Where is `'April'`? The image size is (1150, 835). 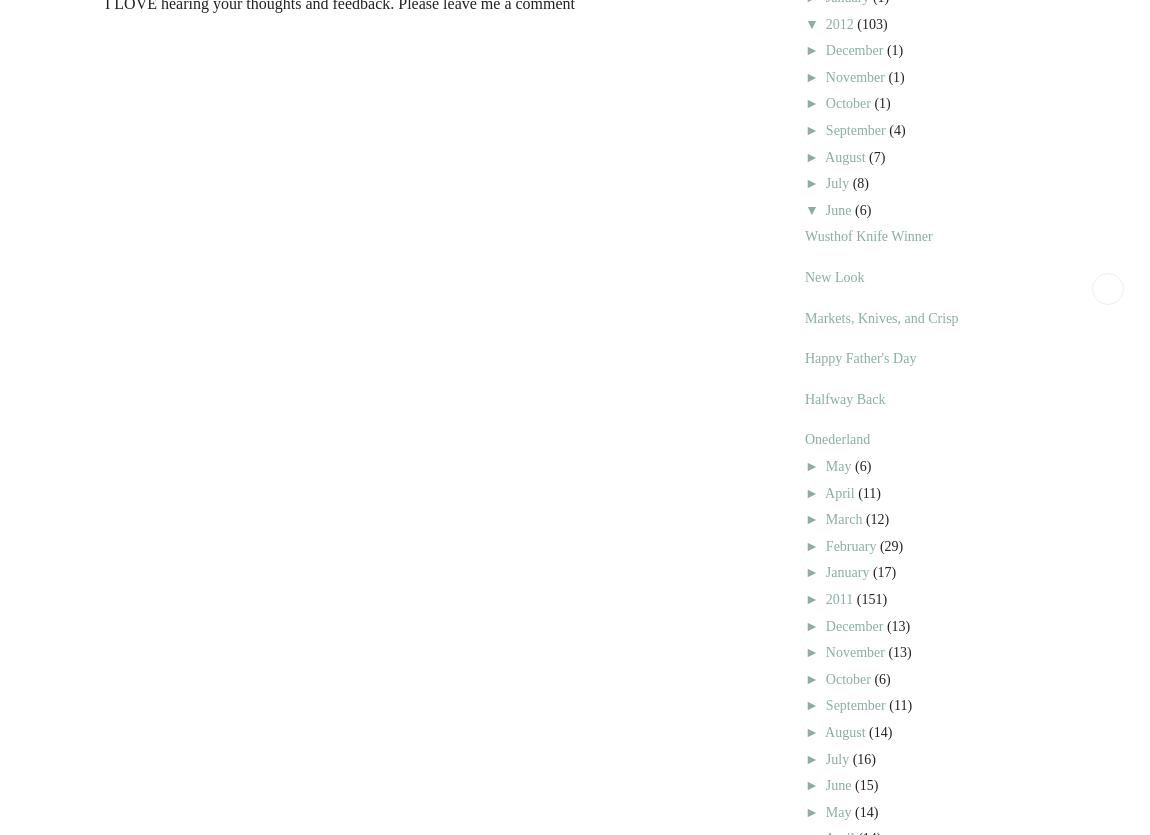 'April' is located at coordinates (824, 491).